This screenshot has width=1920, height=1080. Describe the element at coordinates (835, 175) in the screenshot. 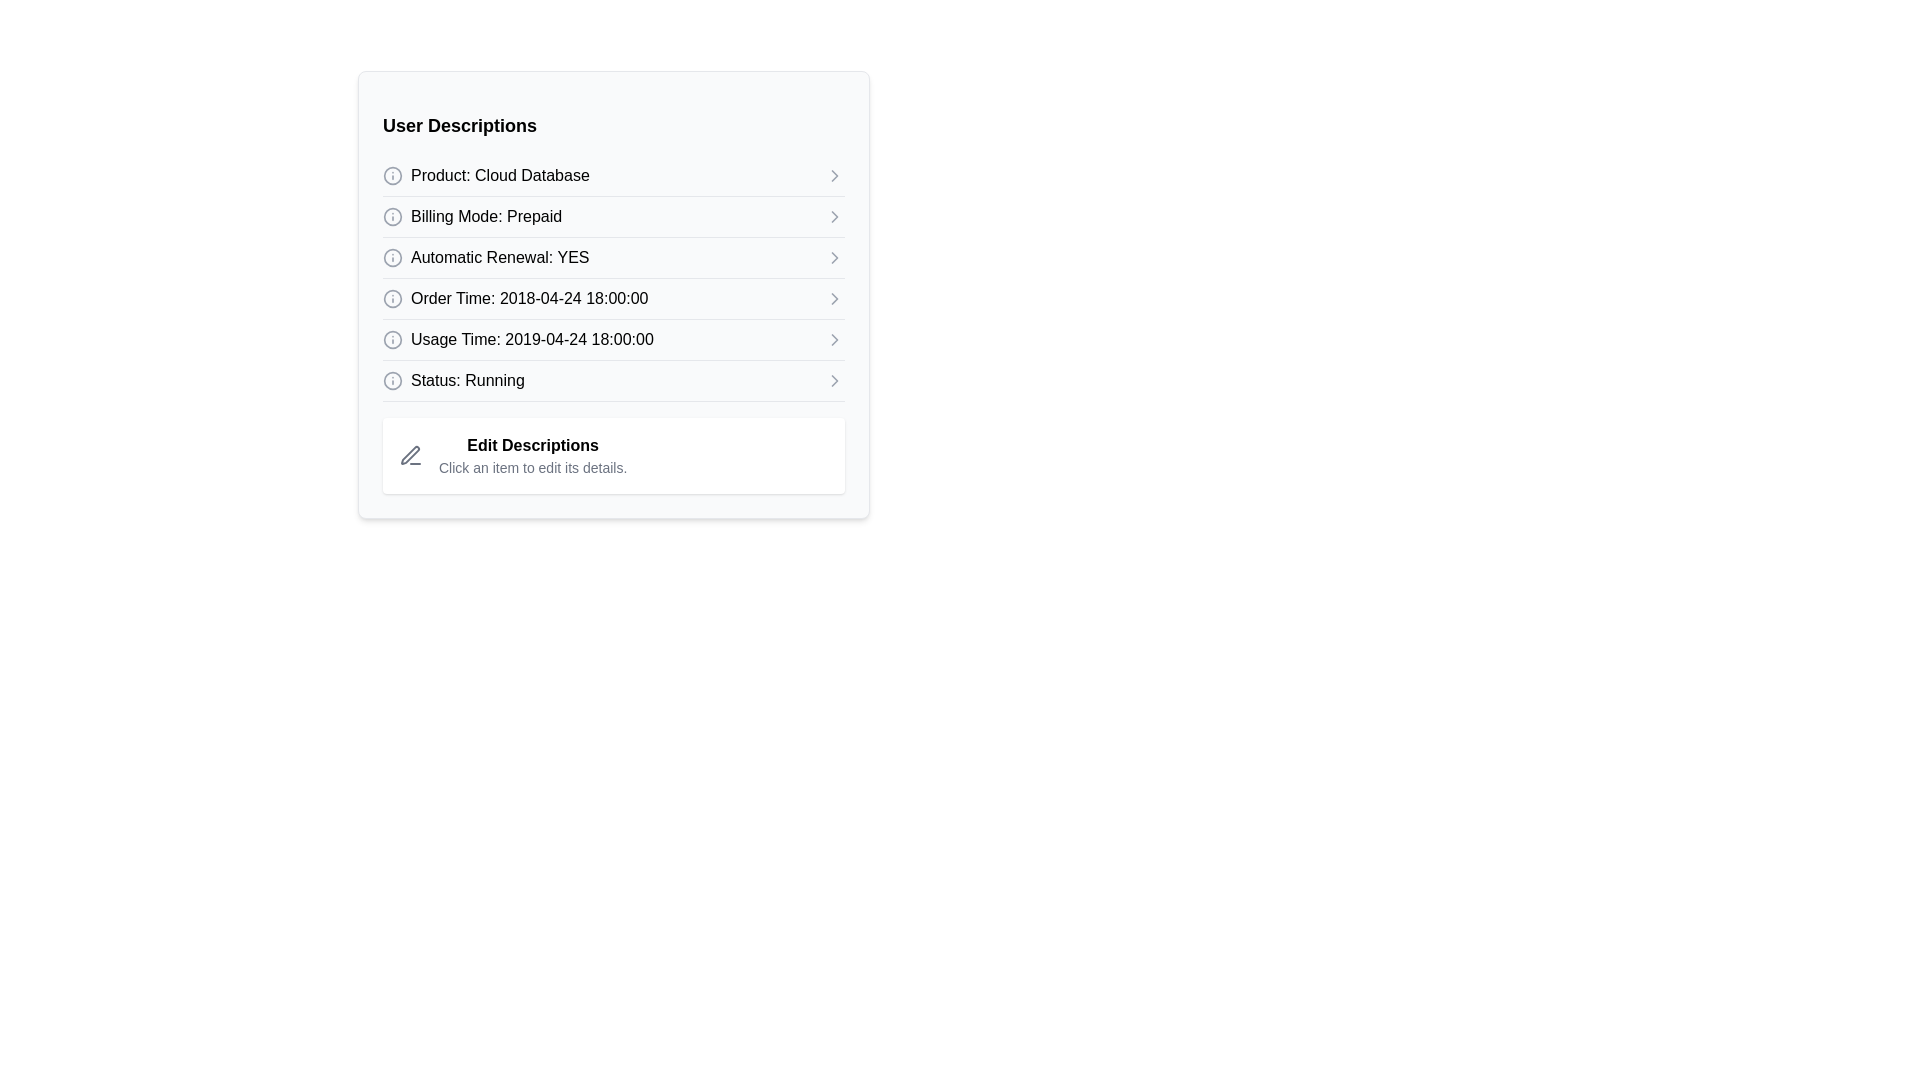

I see `the Chevron Right icon` at that location.